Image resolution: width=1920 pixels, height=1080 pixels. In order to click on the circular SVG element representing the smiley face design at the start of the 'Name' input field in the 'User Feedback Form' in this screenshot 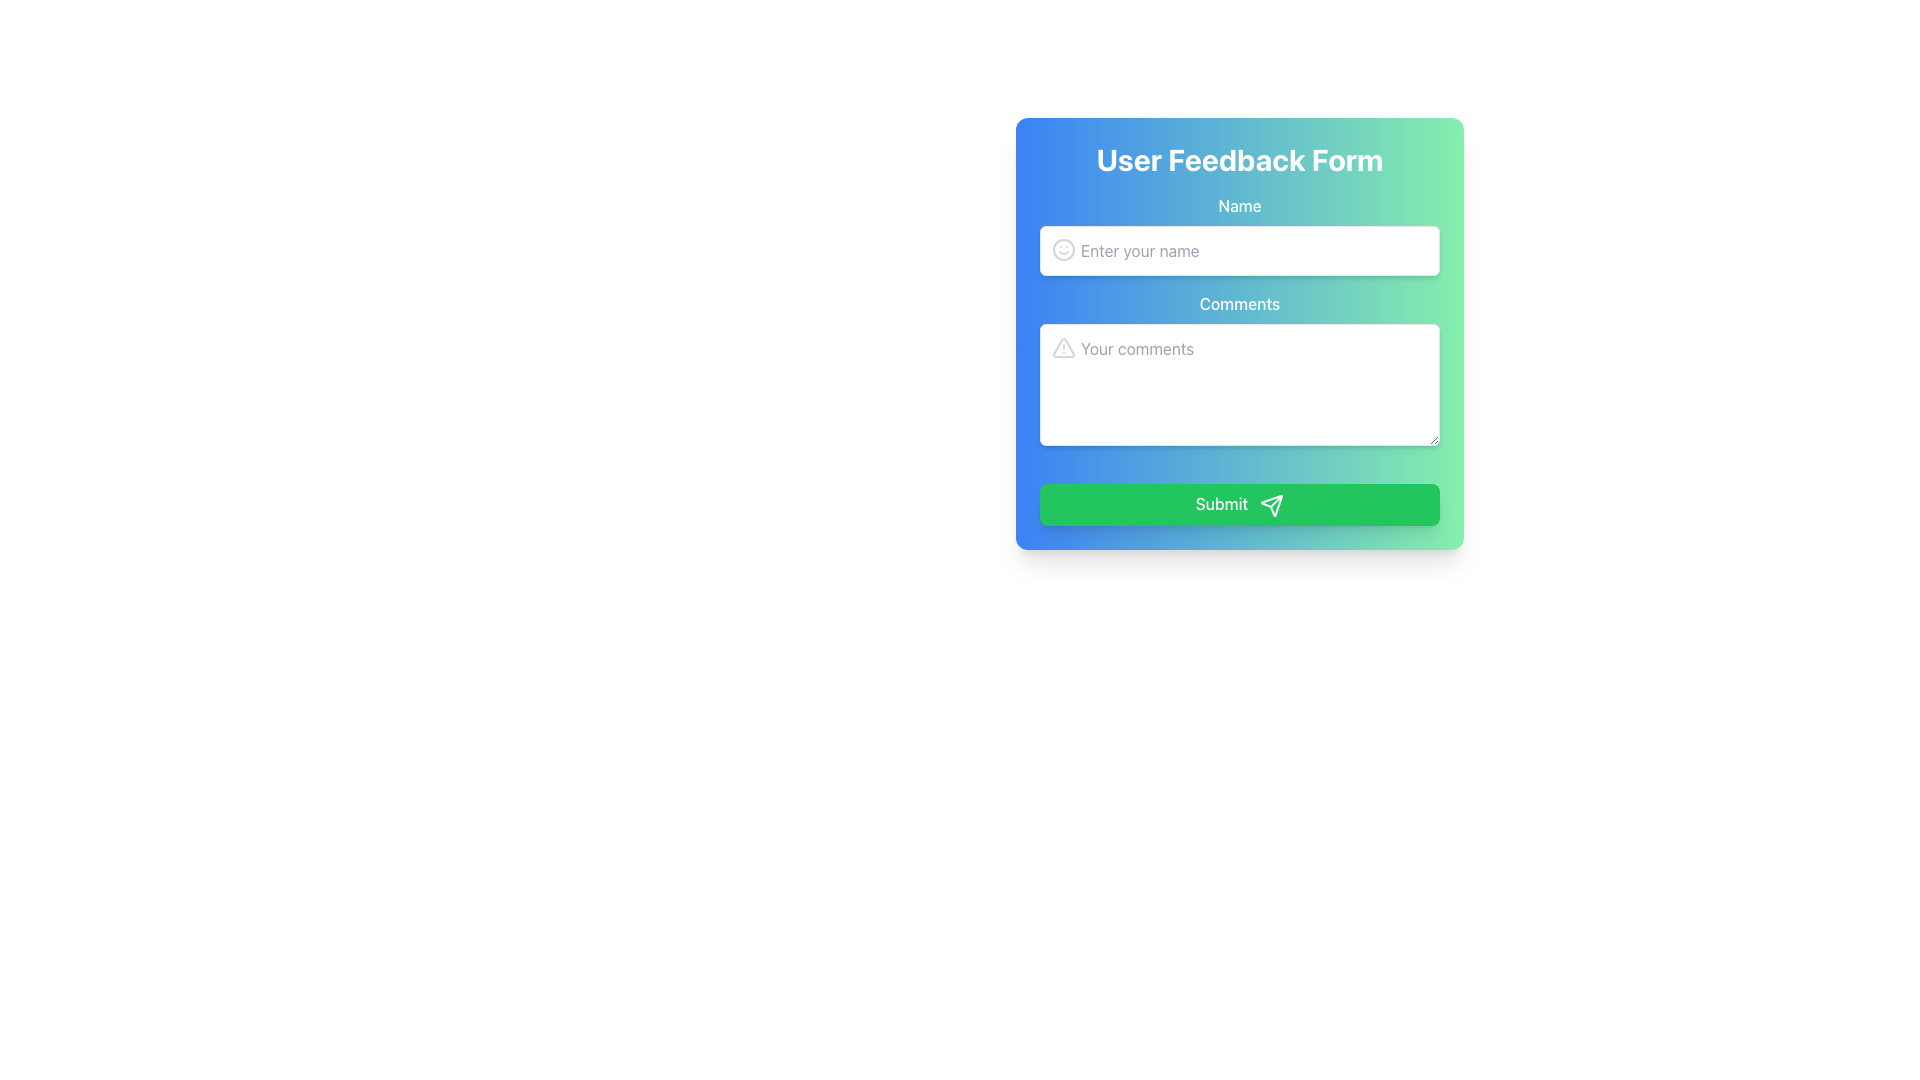, I will do `click(1063, 249)`.